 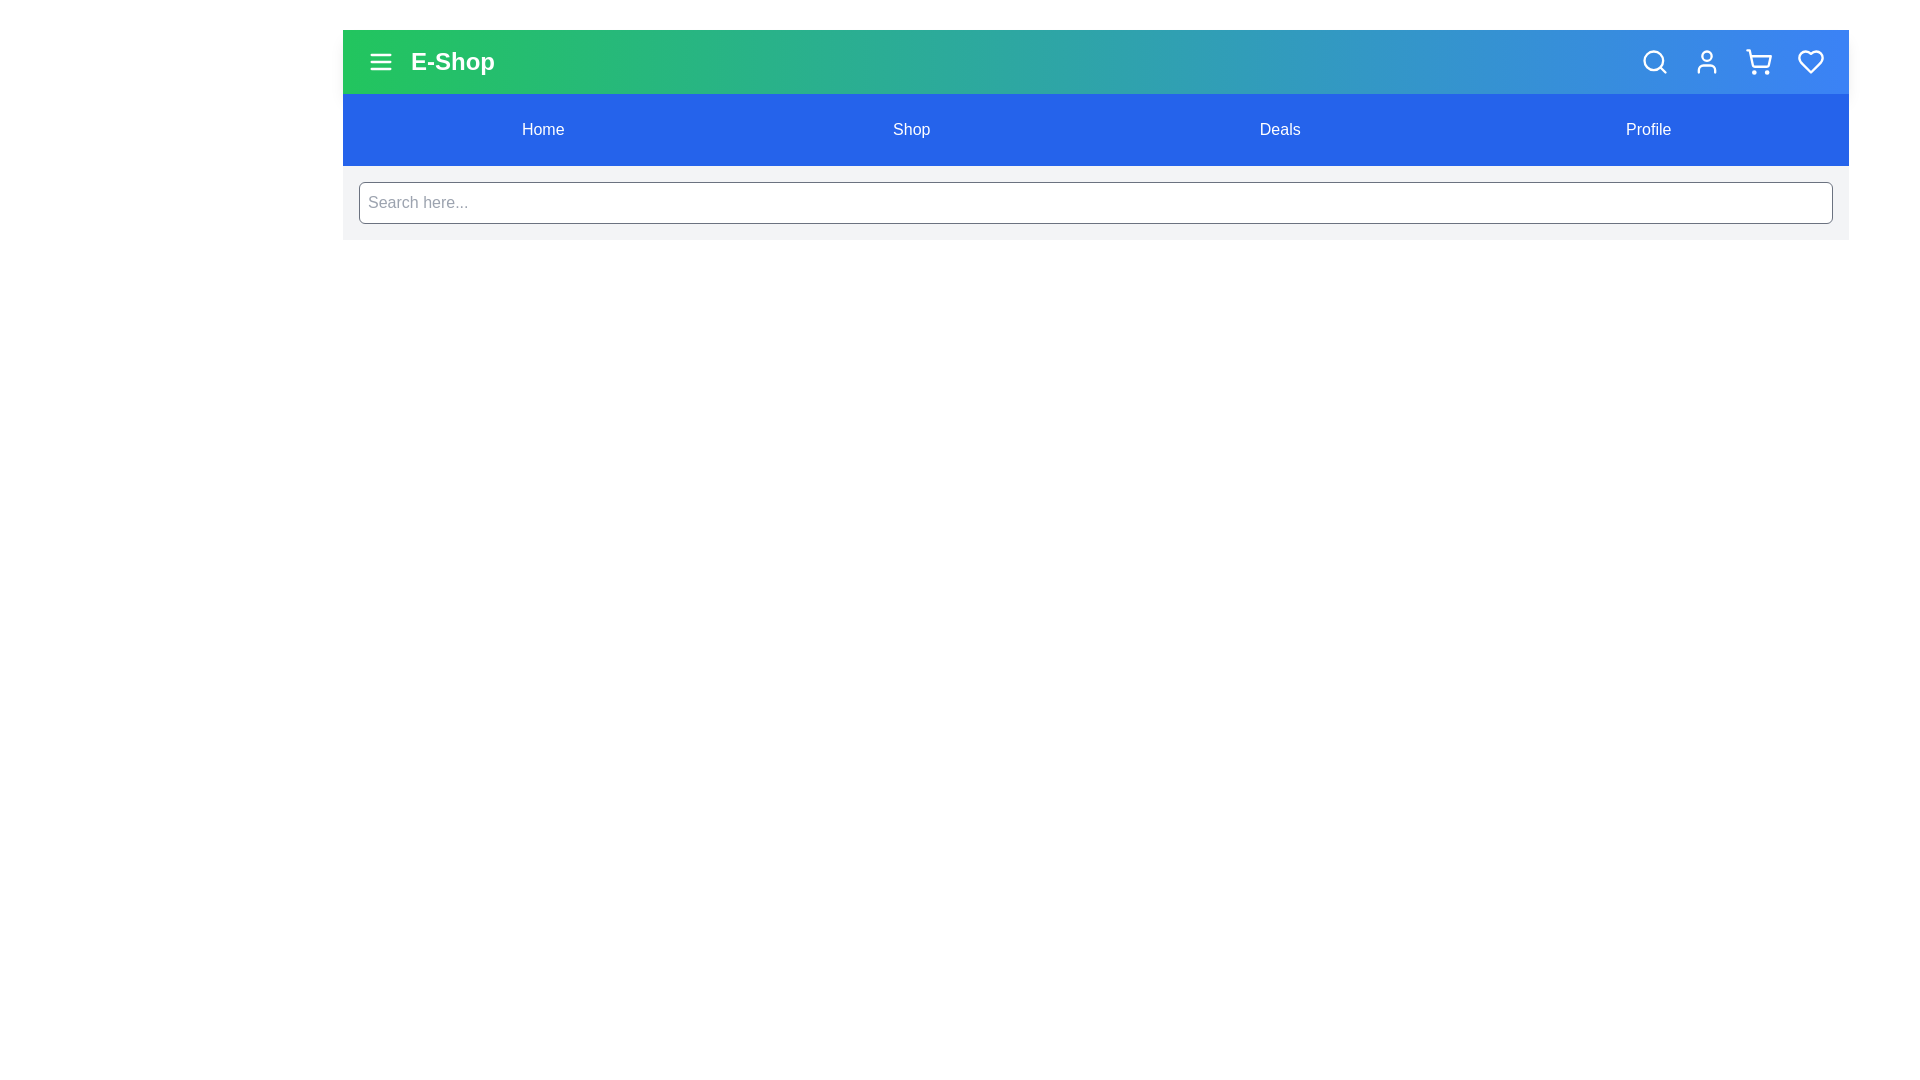 I want to click on the menu option Profile to navigate to the respective section, so click(x=1647, y=130).